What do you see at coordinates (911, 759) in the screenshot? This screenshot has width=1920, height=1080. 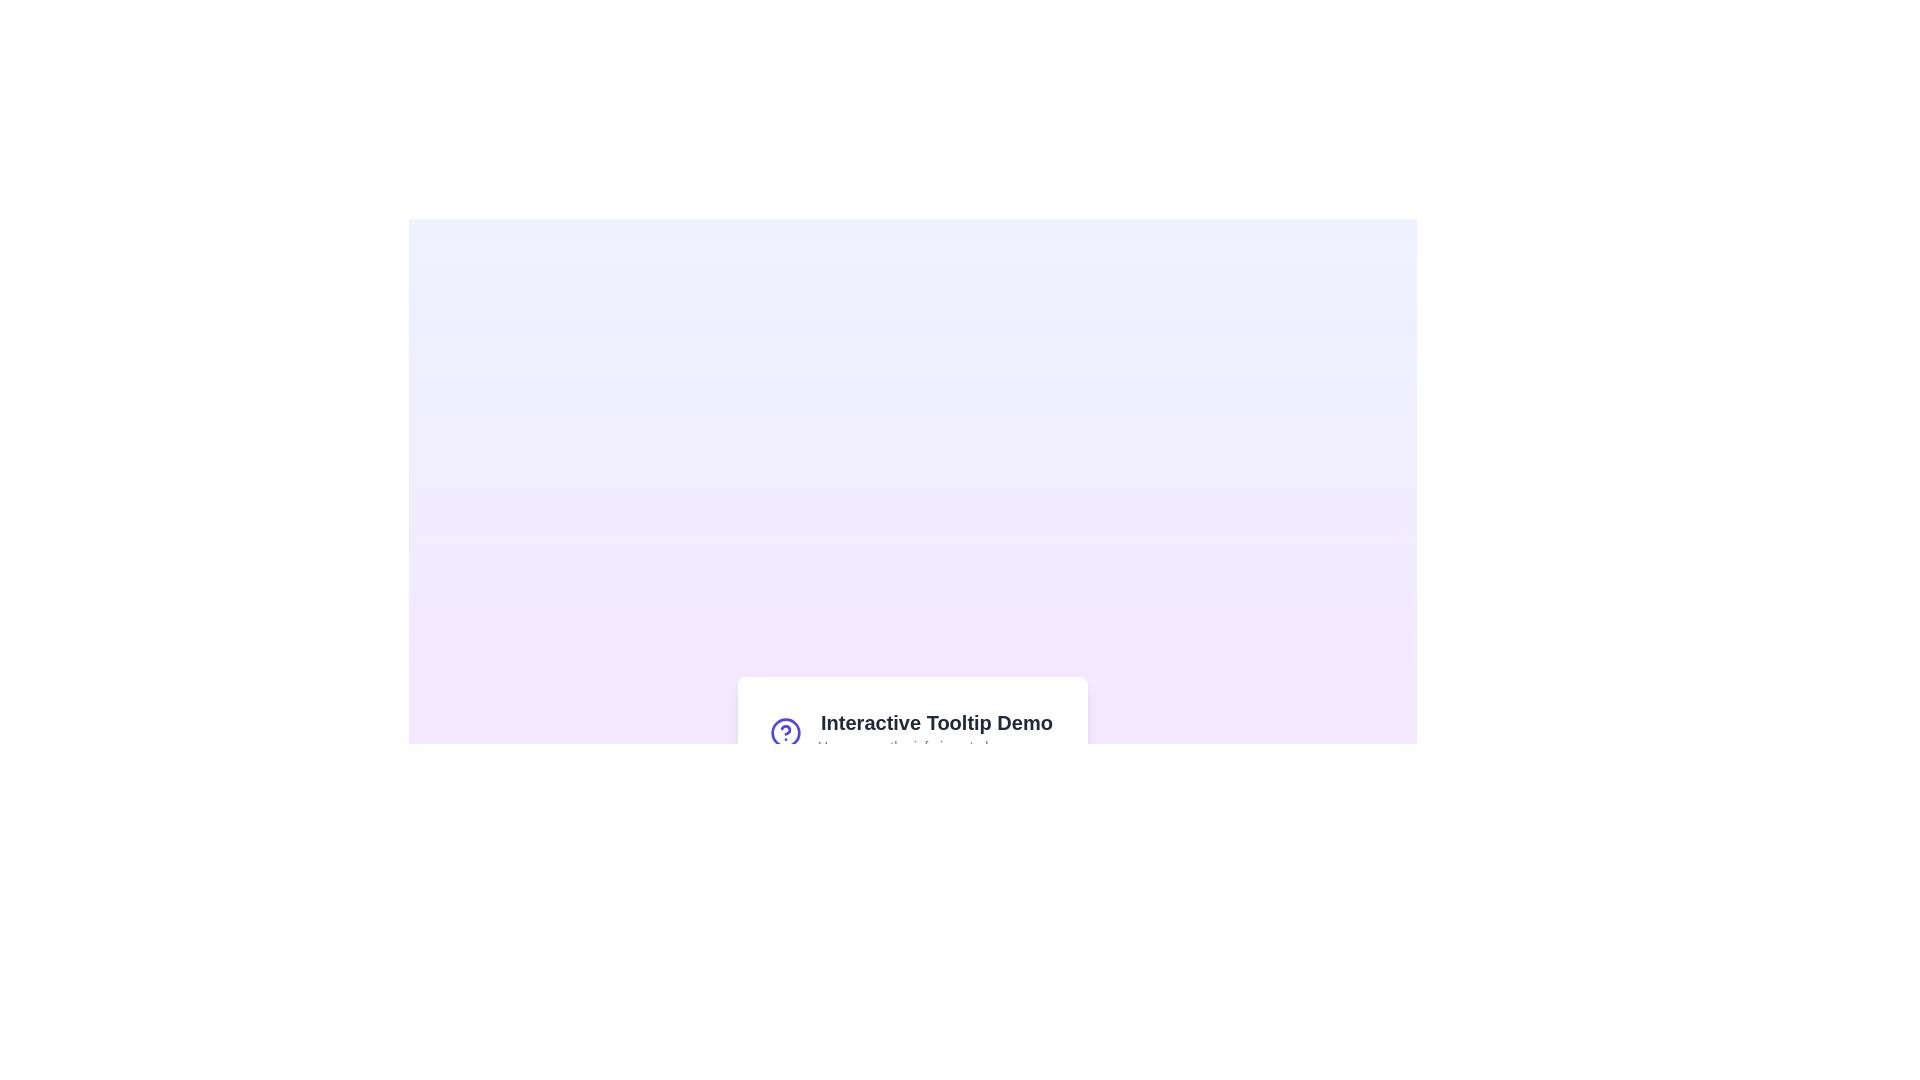 I see `the white rectangular box with rounded corners labeled 'Interactive Tooltip Demo' located in the lower half of the interface` at bounding box center [911, 759].